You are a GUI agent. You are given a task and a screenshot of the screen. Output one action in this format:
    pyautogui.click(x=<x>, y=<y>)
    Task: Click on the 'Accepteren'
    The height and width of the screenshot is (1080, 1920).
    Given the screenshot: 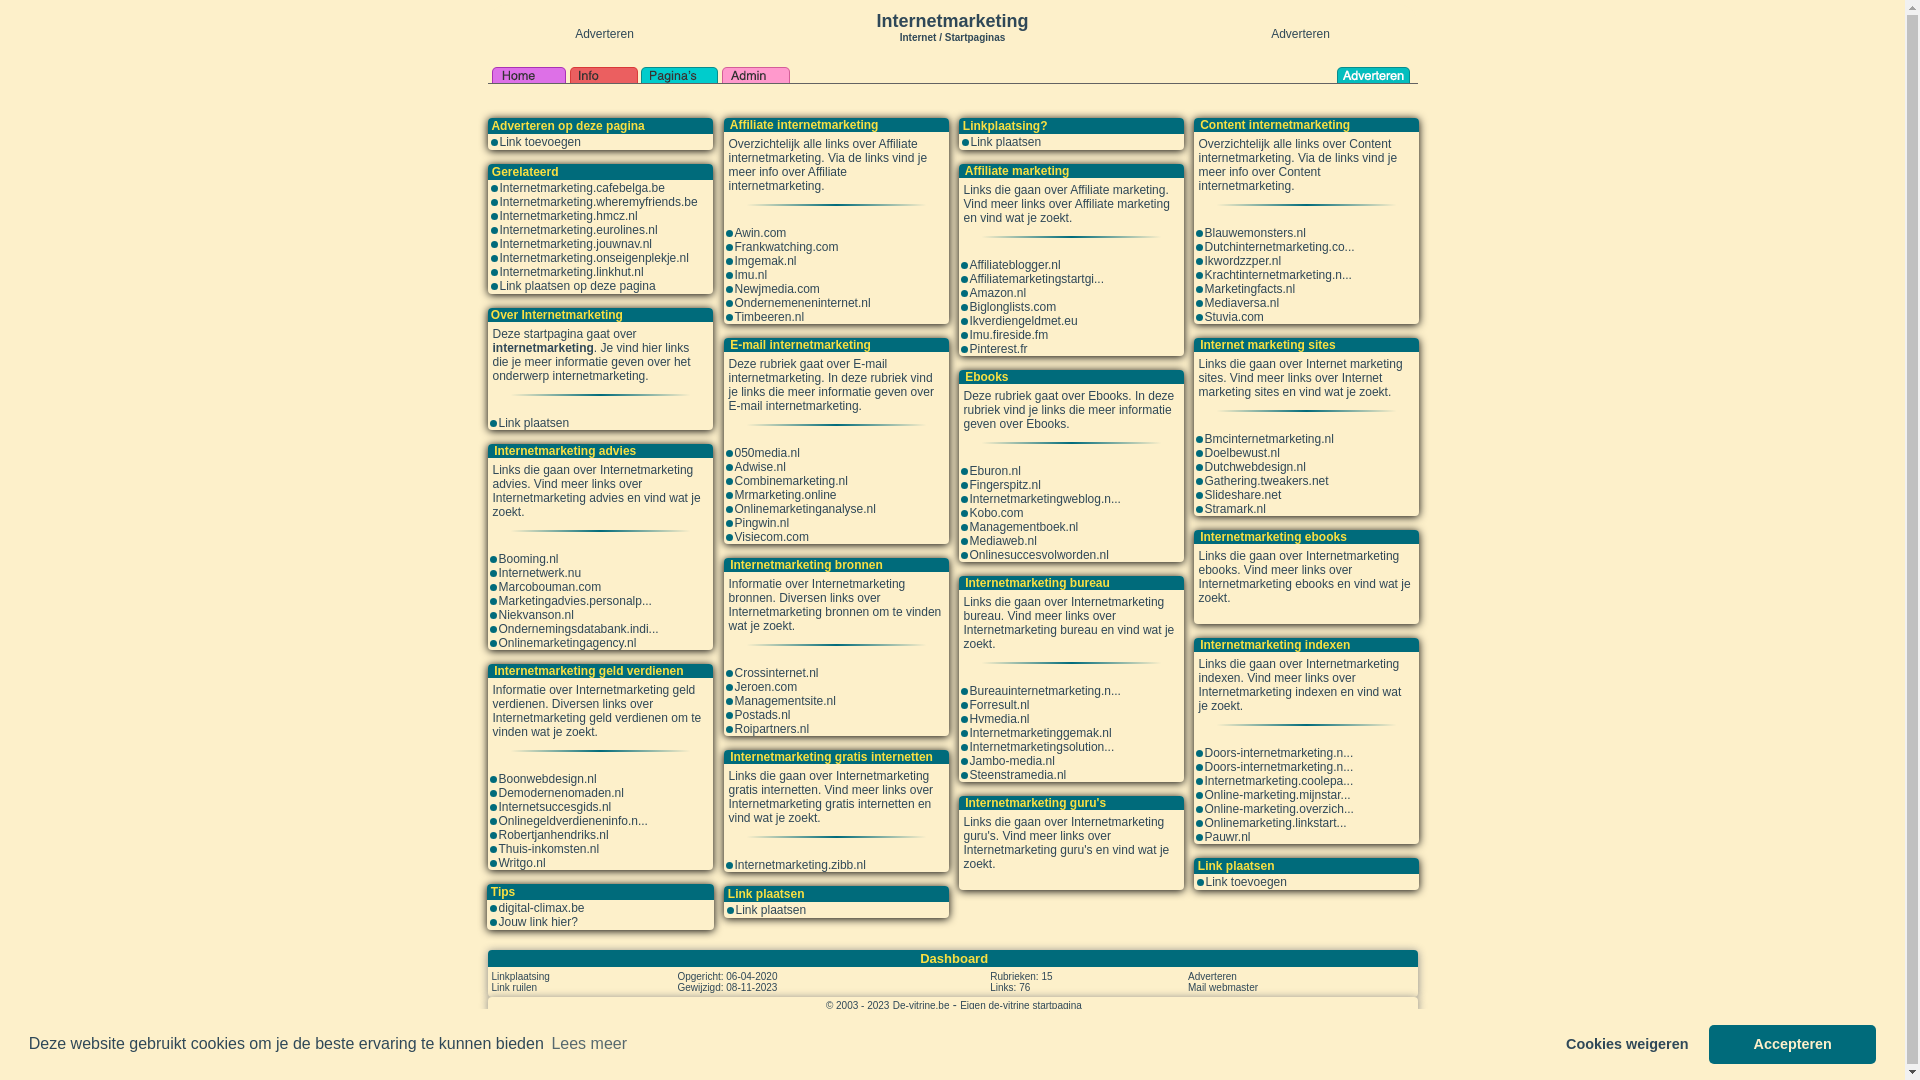 What is the action you would take?
    pyautogui.click(x=1707, y=1043)
    